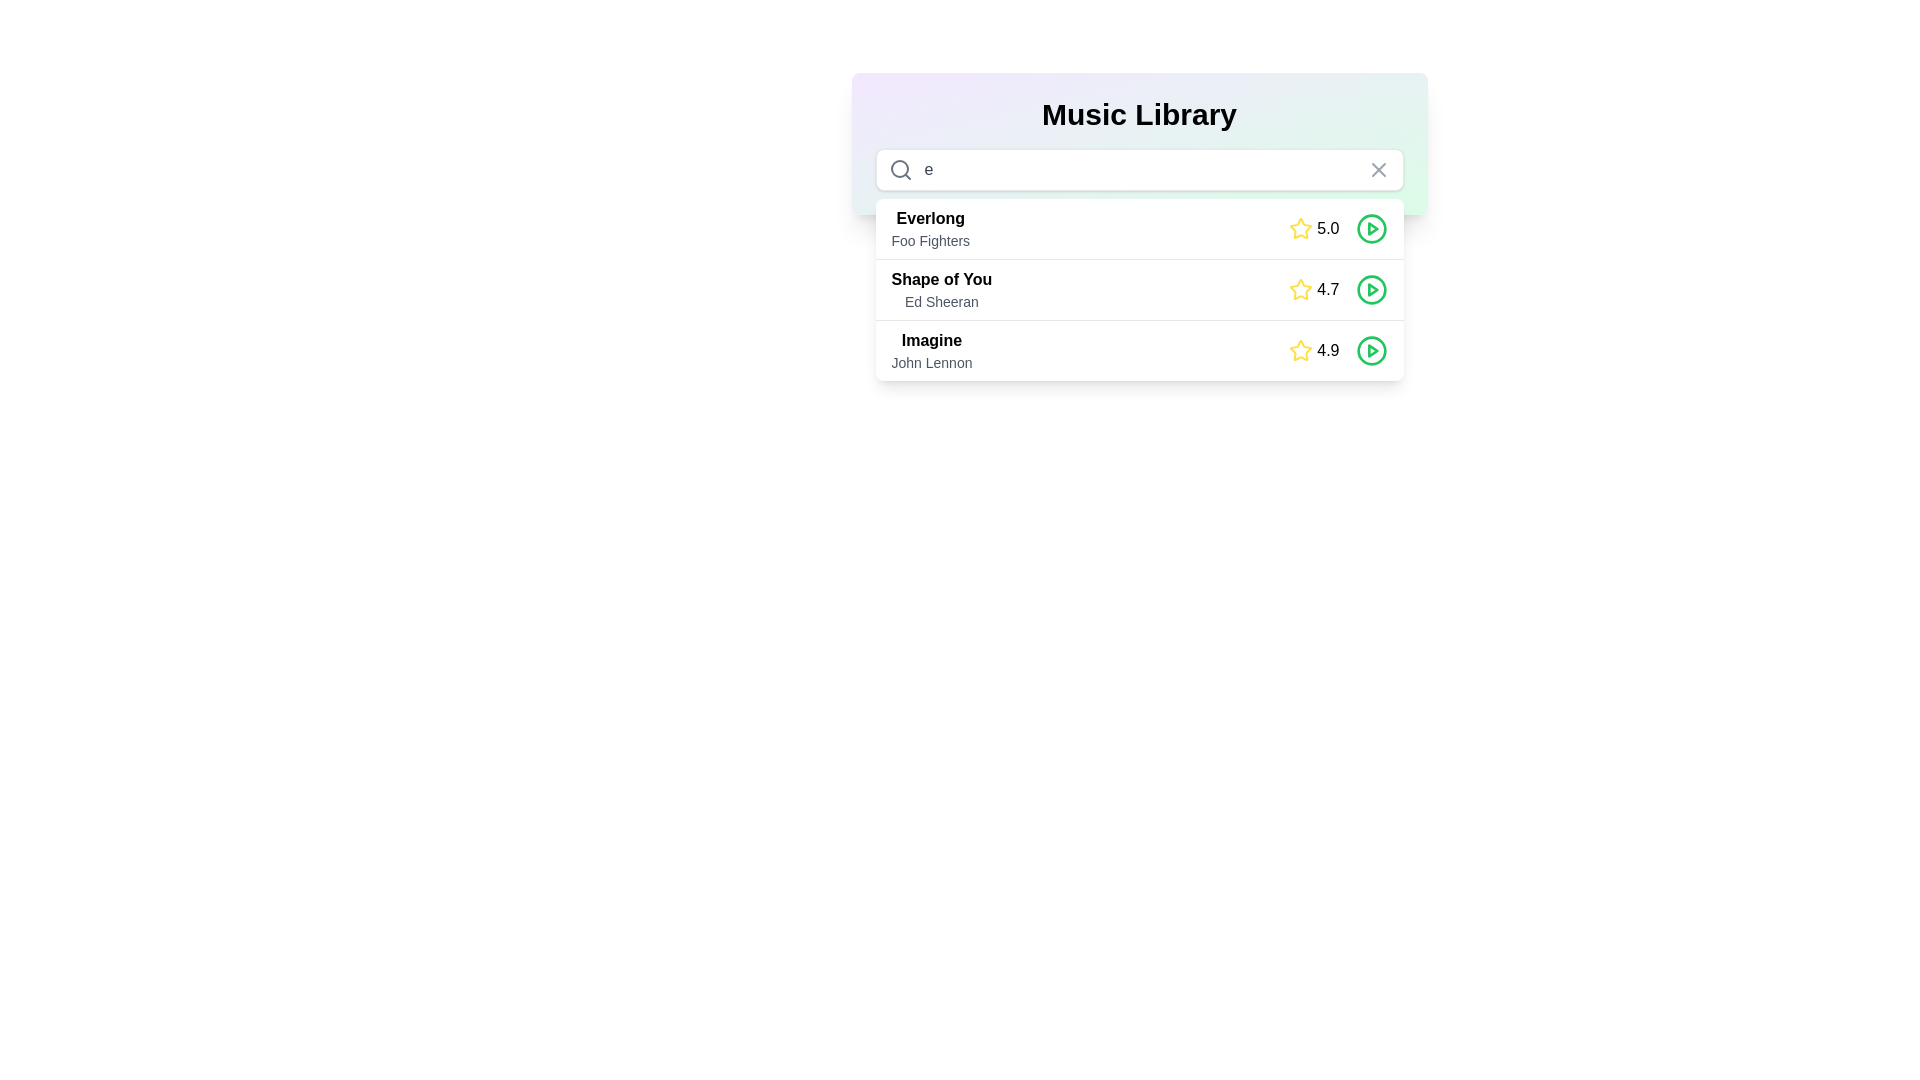 The width and height of the screenshot is (1920, 1080). Describe the element at coordinates (1377, 168) in the screenshot. I see `the 'X' mark in the top-right corner of the search input field in the 'Music Library' section to clear the search input` at that location.